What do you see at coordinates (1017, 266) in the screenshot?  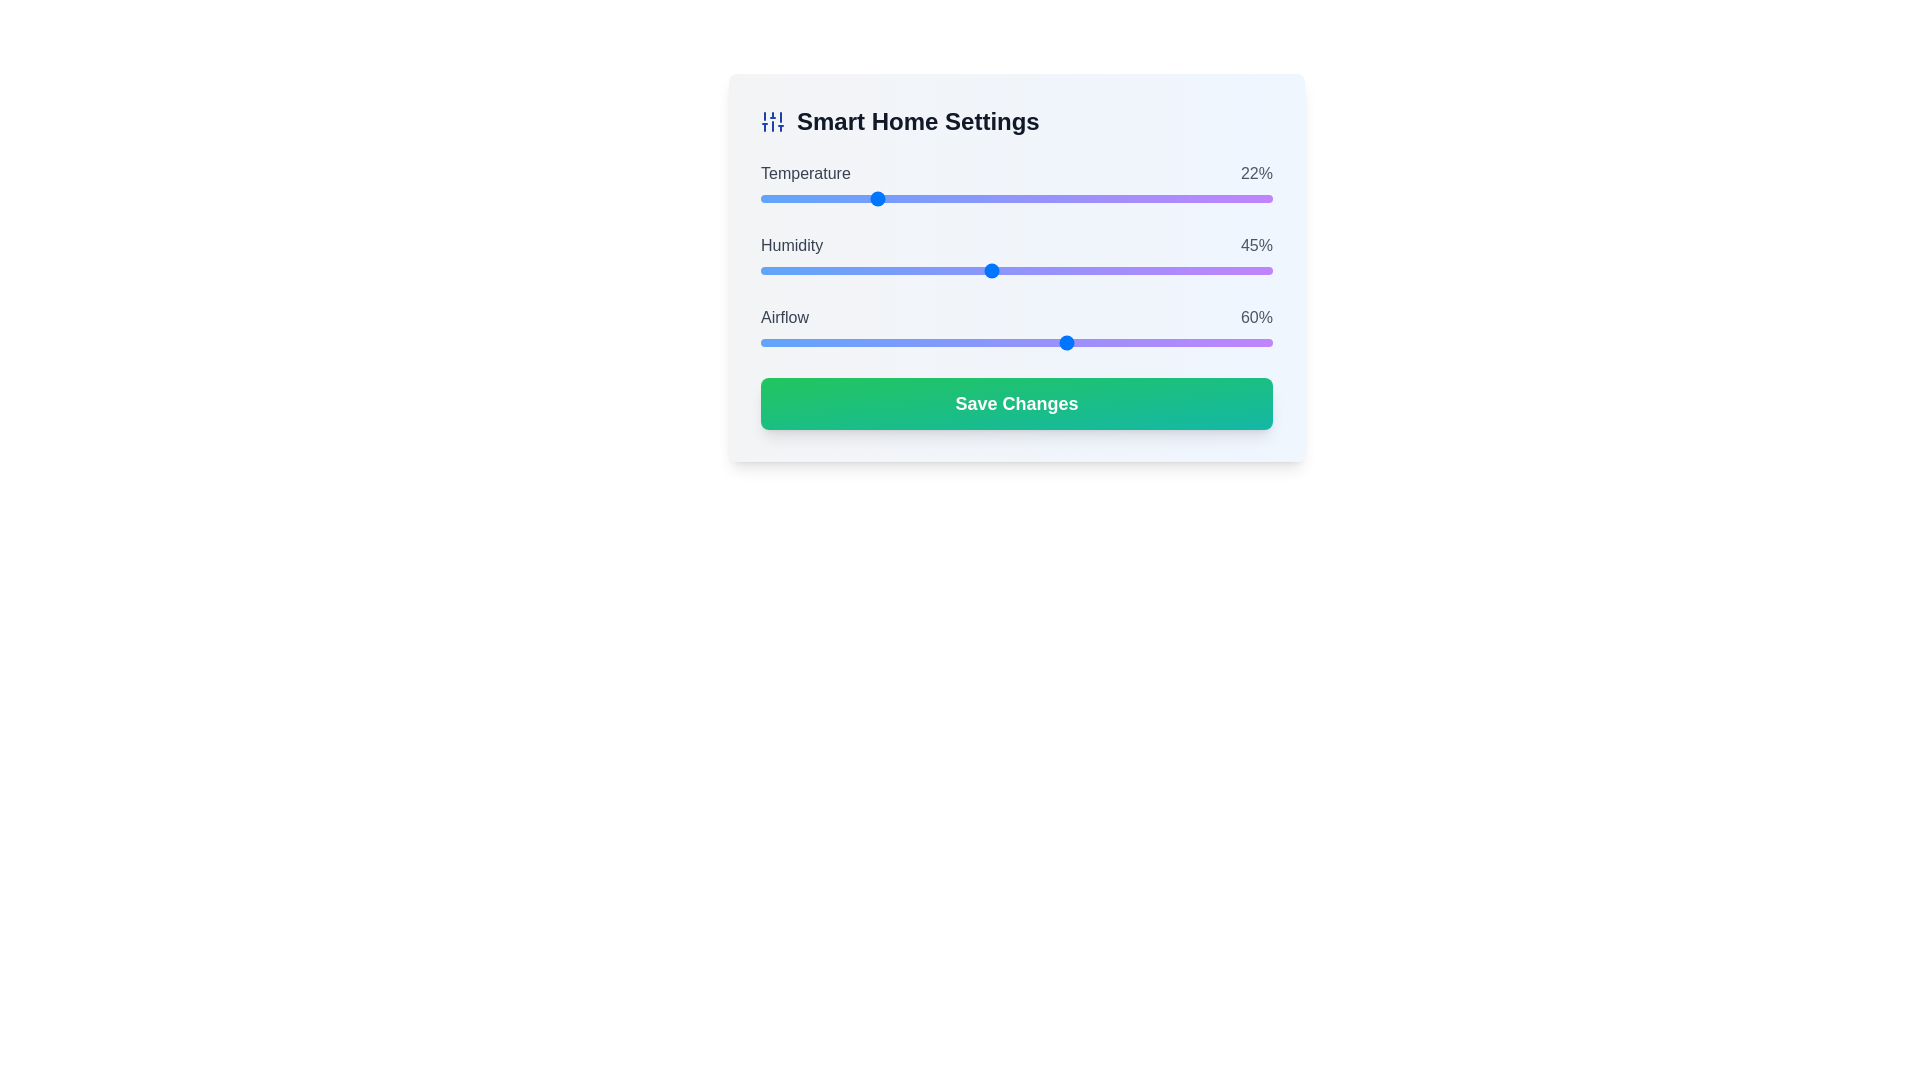 I see `keyboard navigation` at bounding box center [1017, 266].